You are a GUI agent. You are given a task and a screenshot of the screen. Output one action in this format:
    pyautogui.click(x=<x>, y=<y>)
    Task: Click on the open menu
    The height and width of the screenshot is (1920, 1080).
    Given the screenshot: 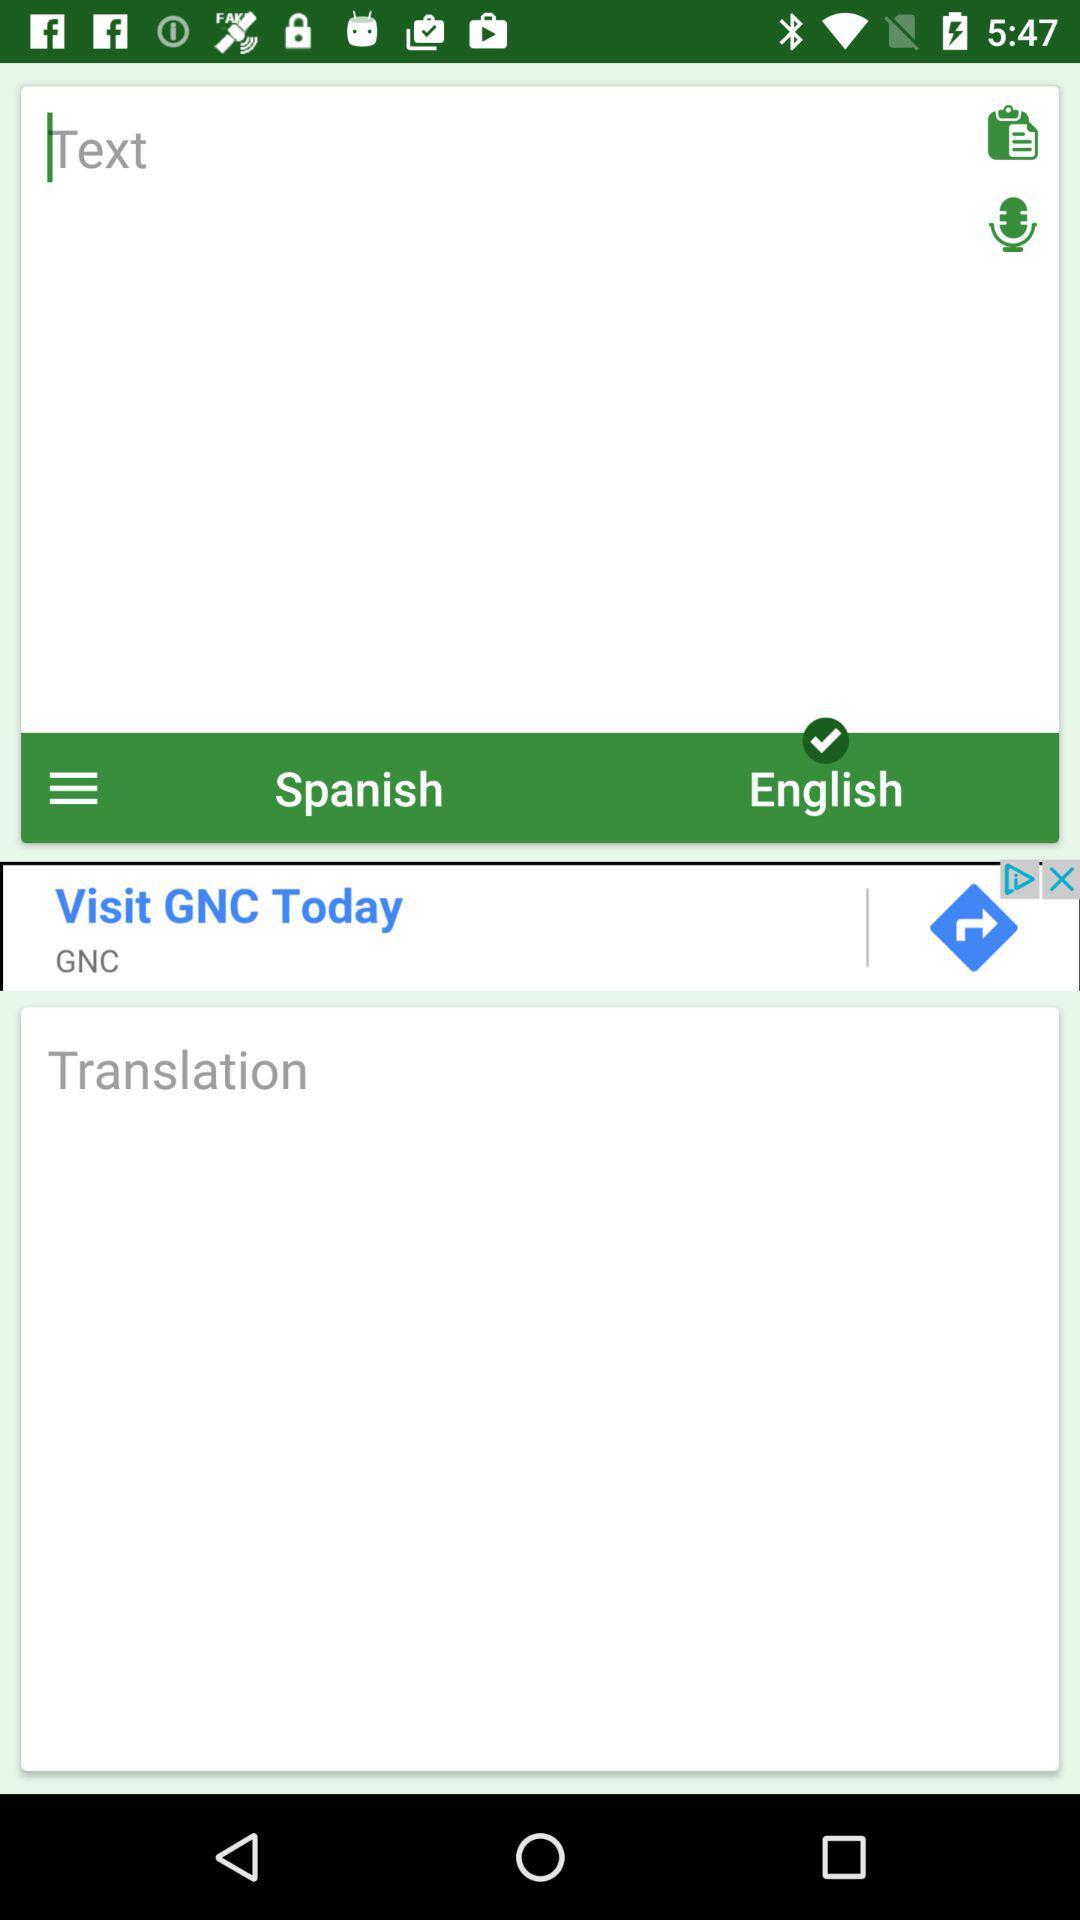 What is the action you would take?
    pyautogui.click(x=72, y=786)
    